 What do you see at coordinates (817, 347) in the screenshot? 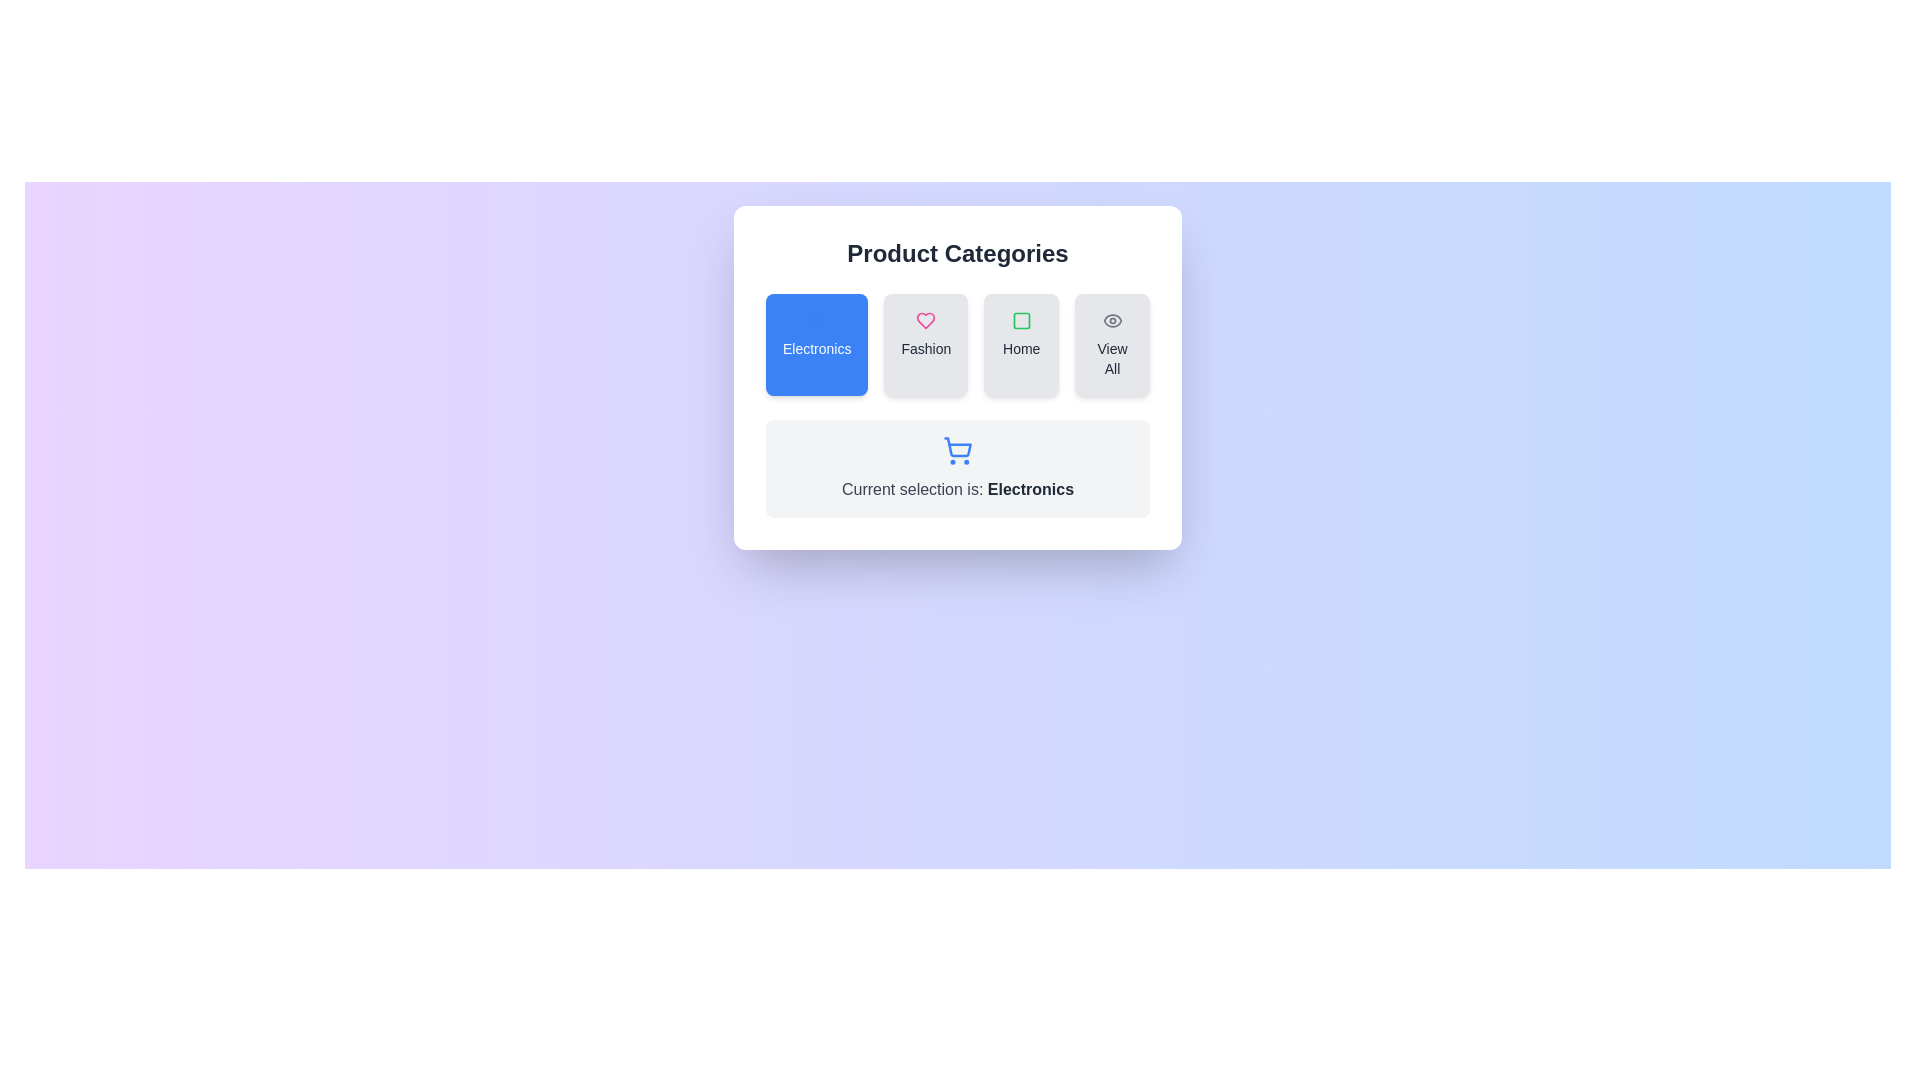
I see `the 'Electronics' category text label, which is the first item in a horizontal row of selectable categories` at bounding box center [817, 347].